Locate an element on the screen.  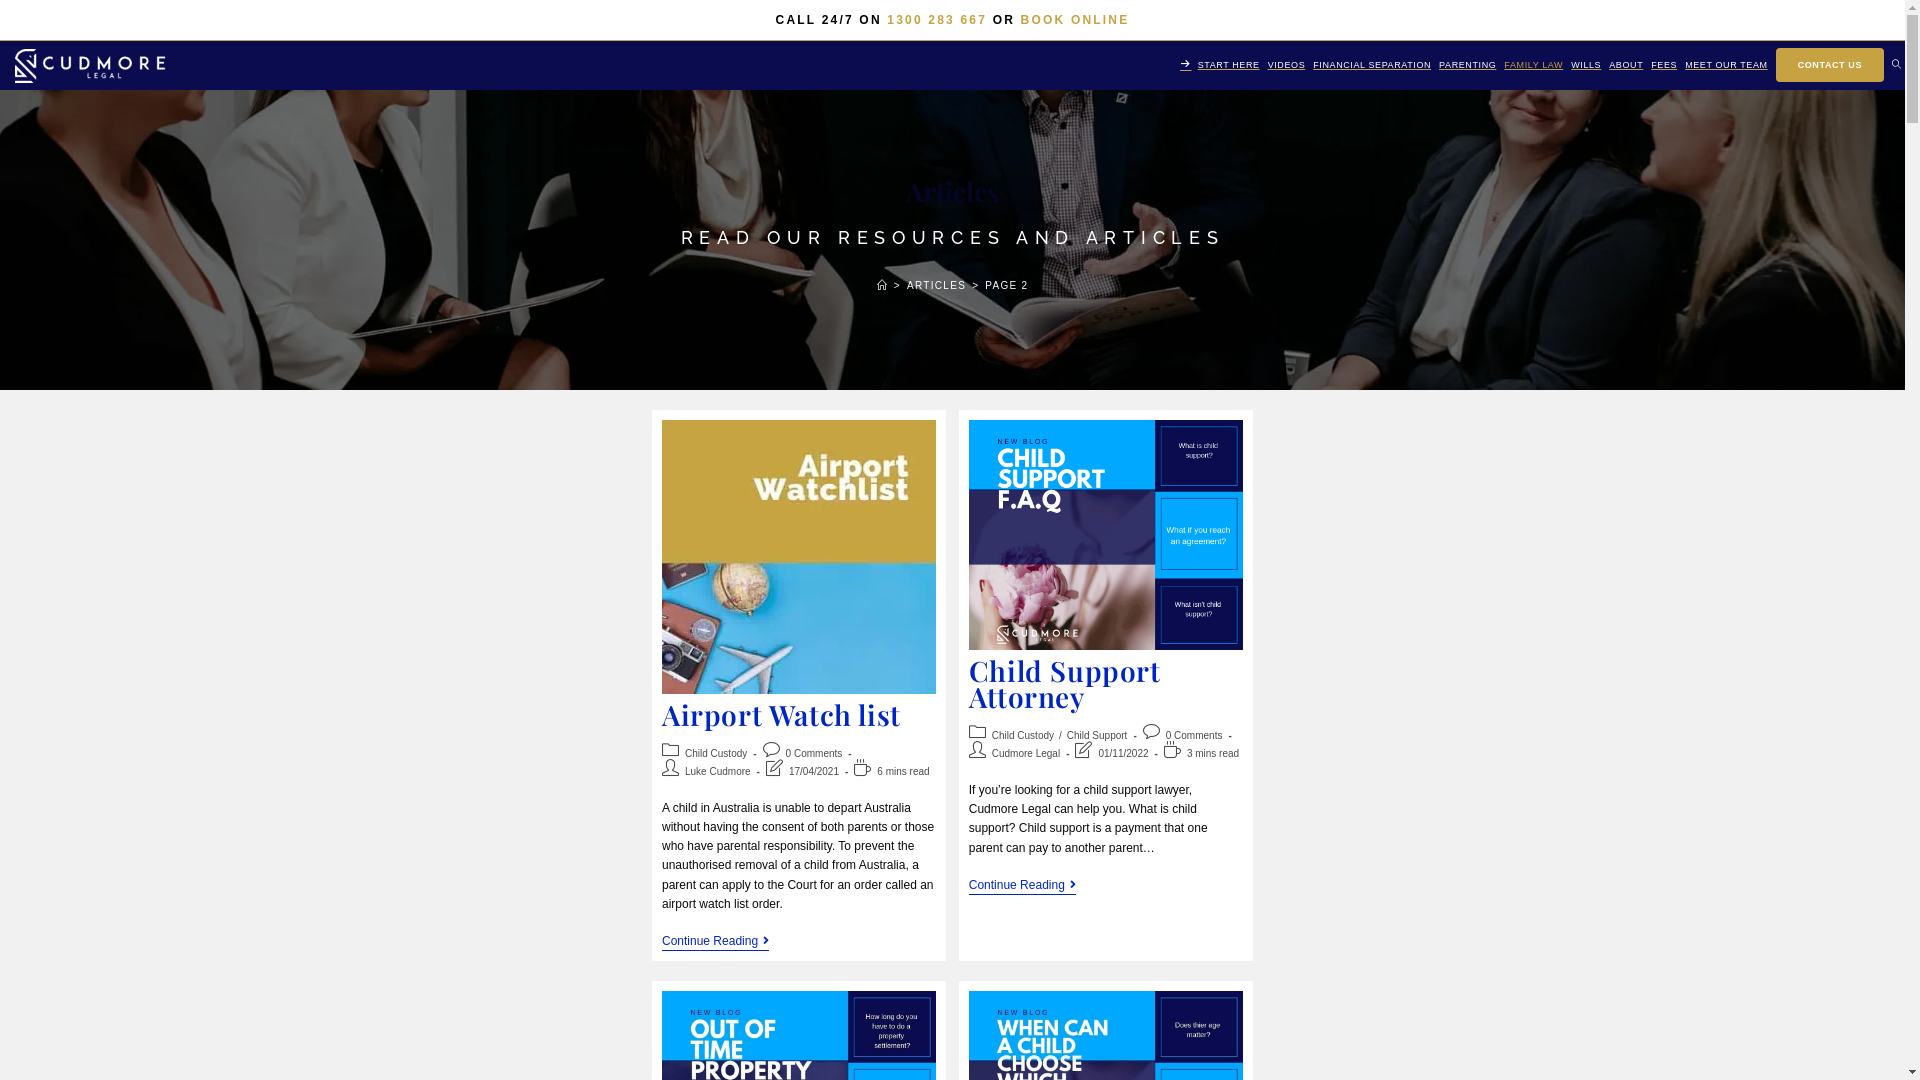
'PARENTING' is located at coordinates (1467, 64).